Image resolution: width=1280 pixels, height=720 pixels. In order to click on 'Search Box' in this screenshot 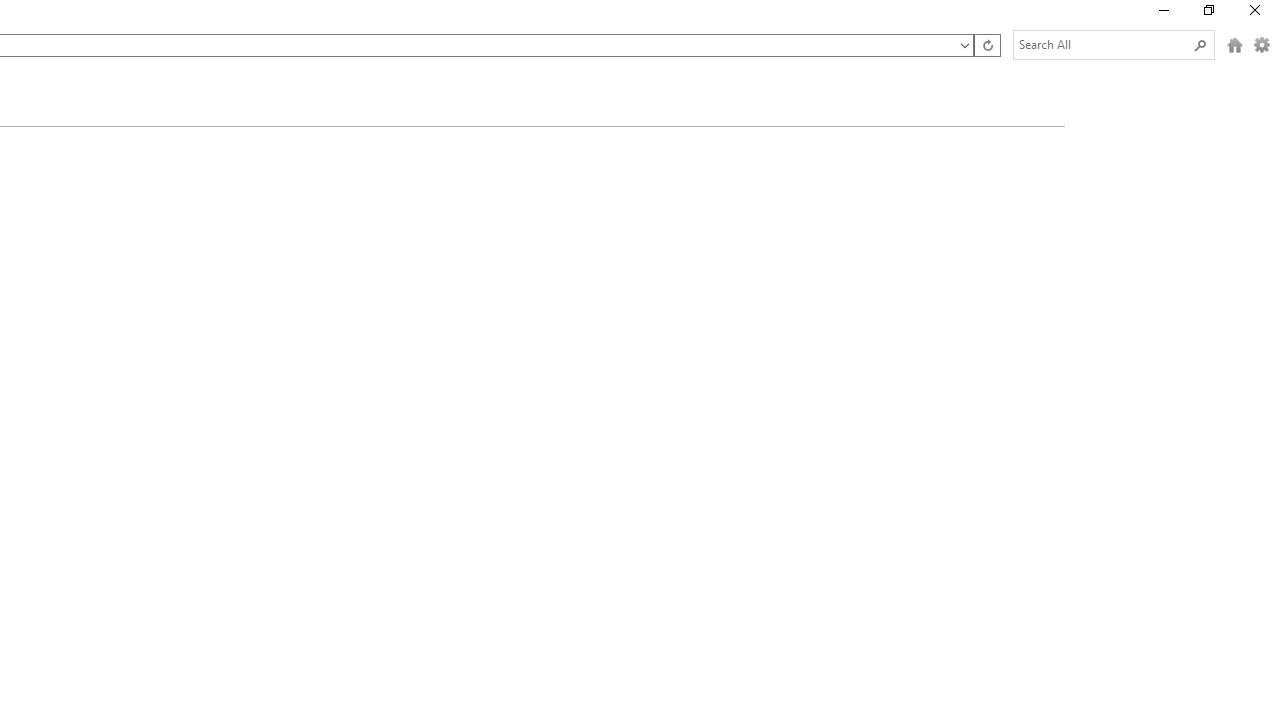, I will do `click(1103, 44)`.